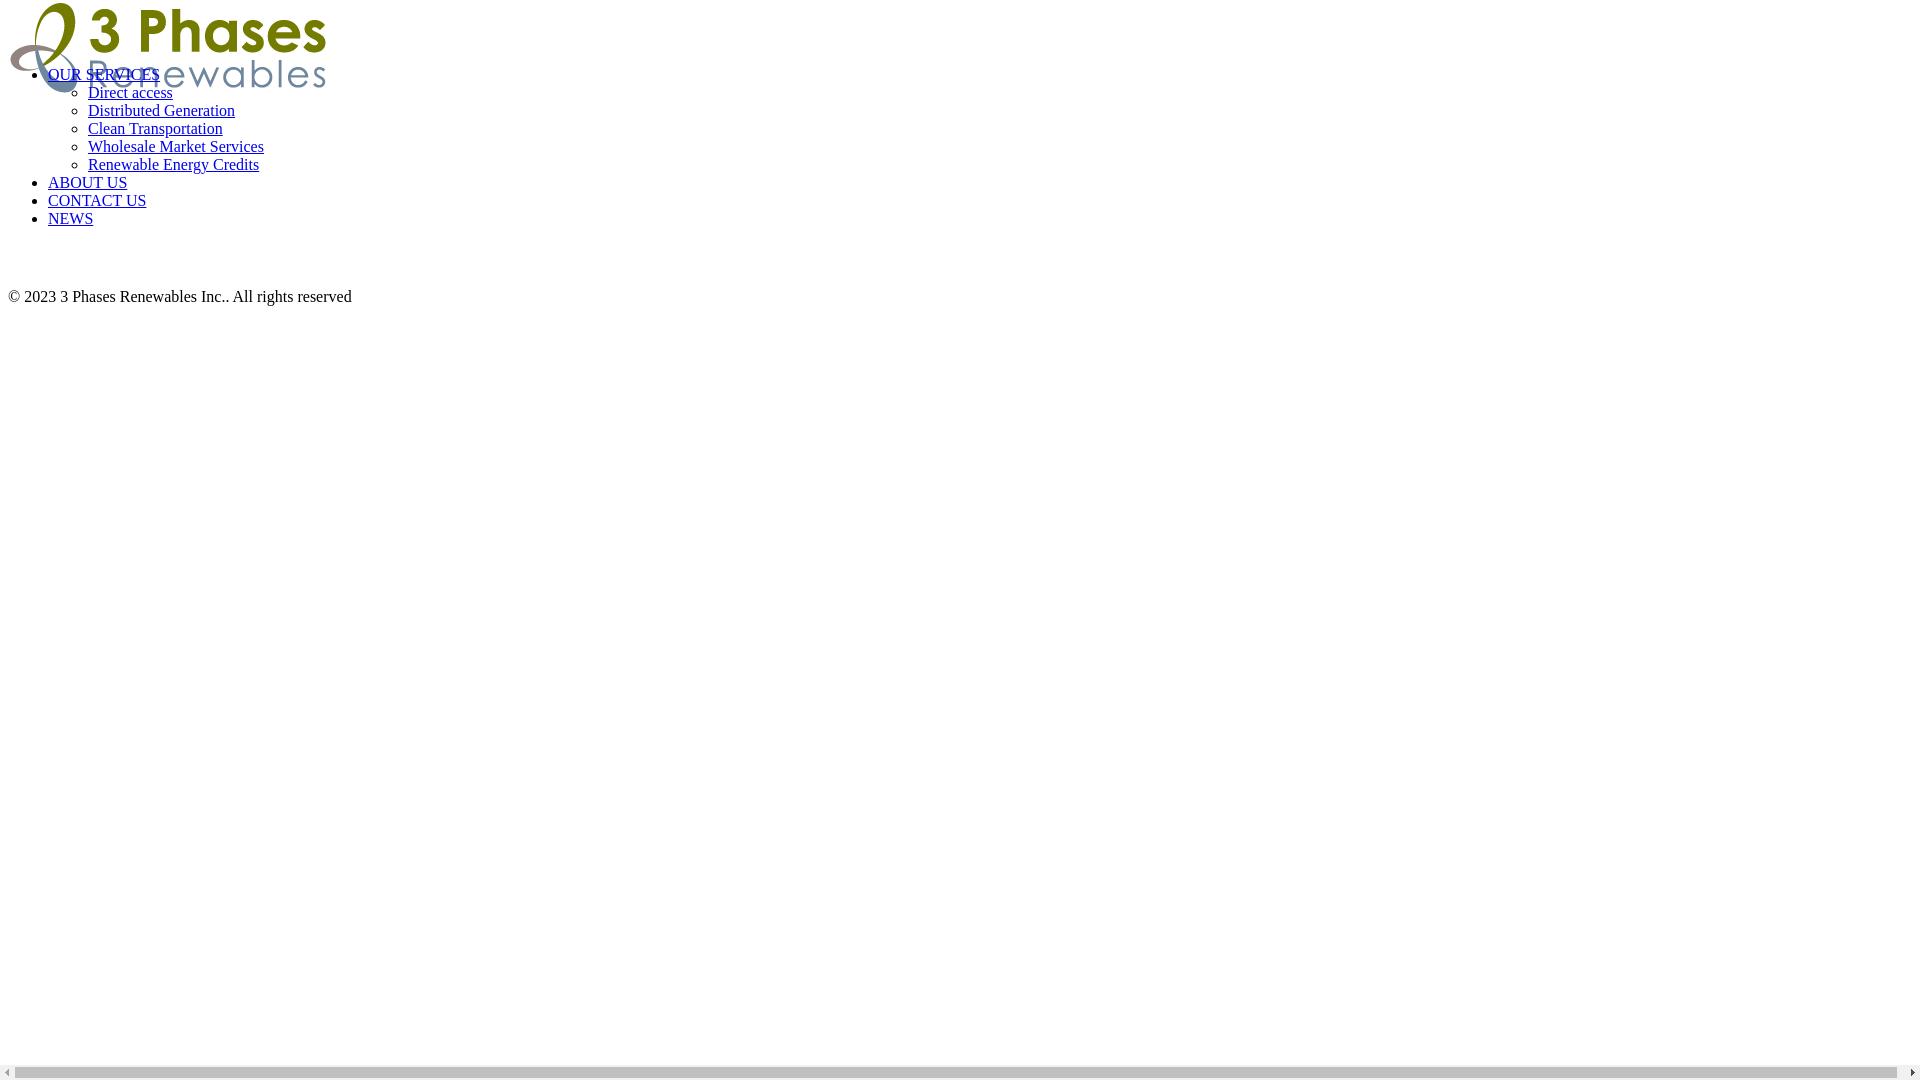 The height and width of the screenshot is (1080, 1920). What do you see at coordinates (968, 261) in the screenshot?
I see `'CONTACT US'` at bounding box center [968, 261].